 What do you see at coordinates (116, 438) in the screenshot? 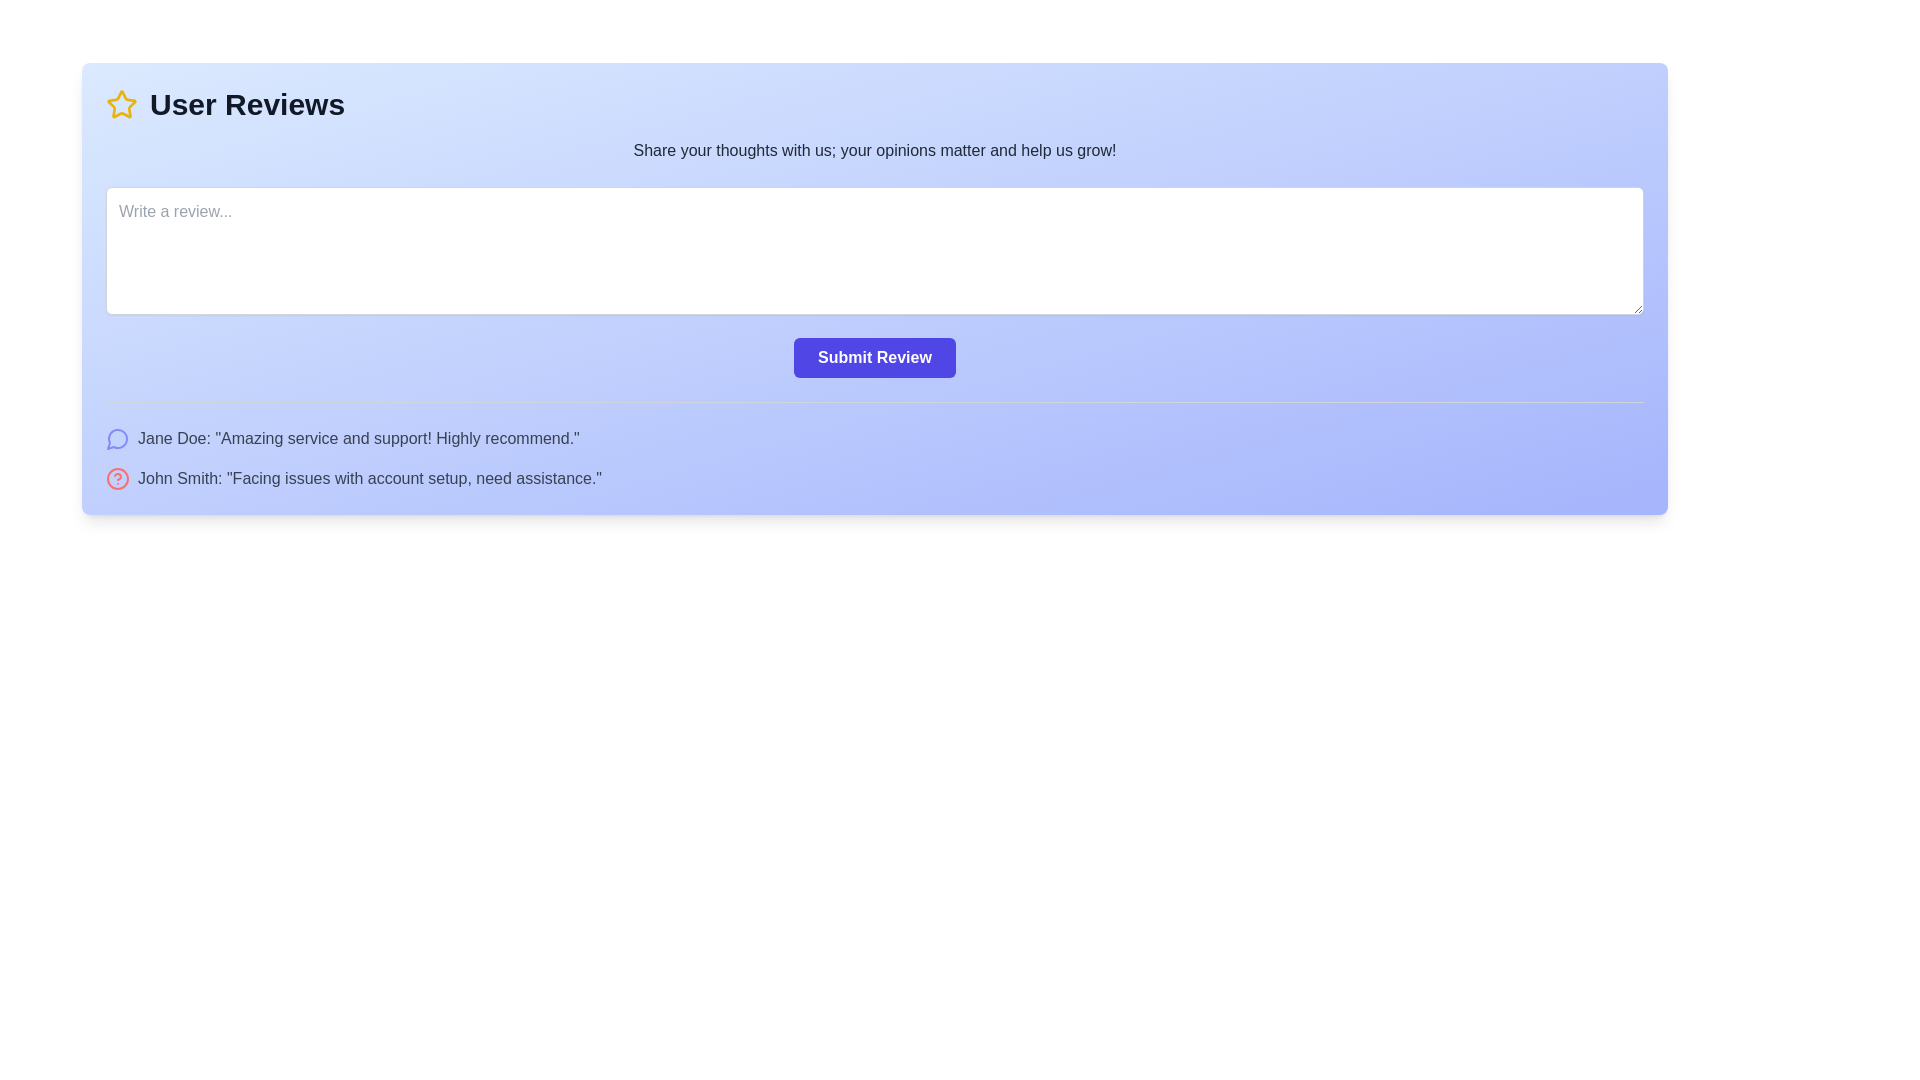
I see `the vector graphic message bubble next to the user review by 'John Smith' in the review section` at bounding box center [116, 438].